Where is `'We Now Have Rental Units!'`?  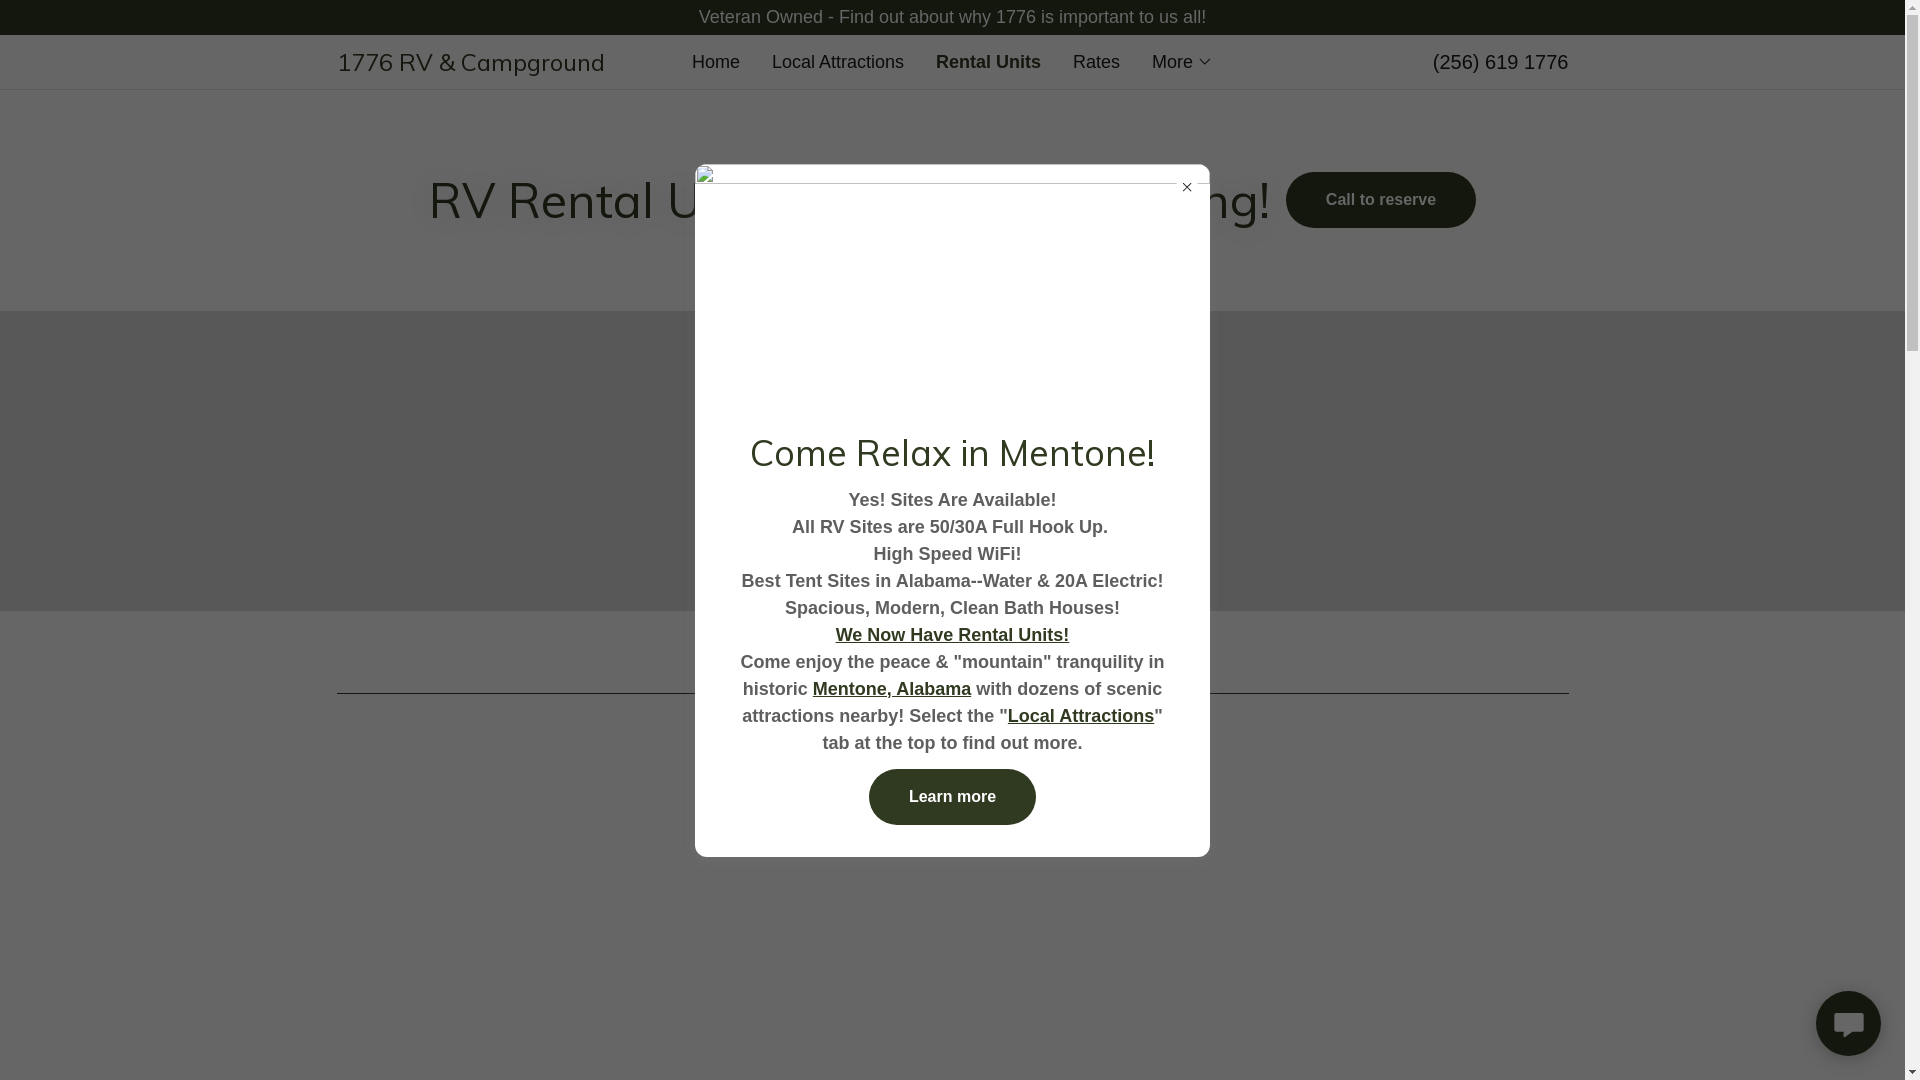 'We Now Have Rental Units!' is located at coordinates (952, 633).